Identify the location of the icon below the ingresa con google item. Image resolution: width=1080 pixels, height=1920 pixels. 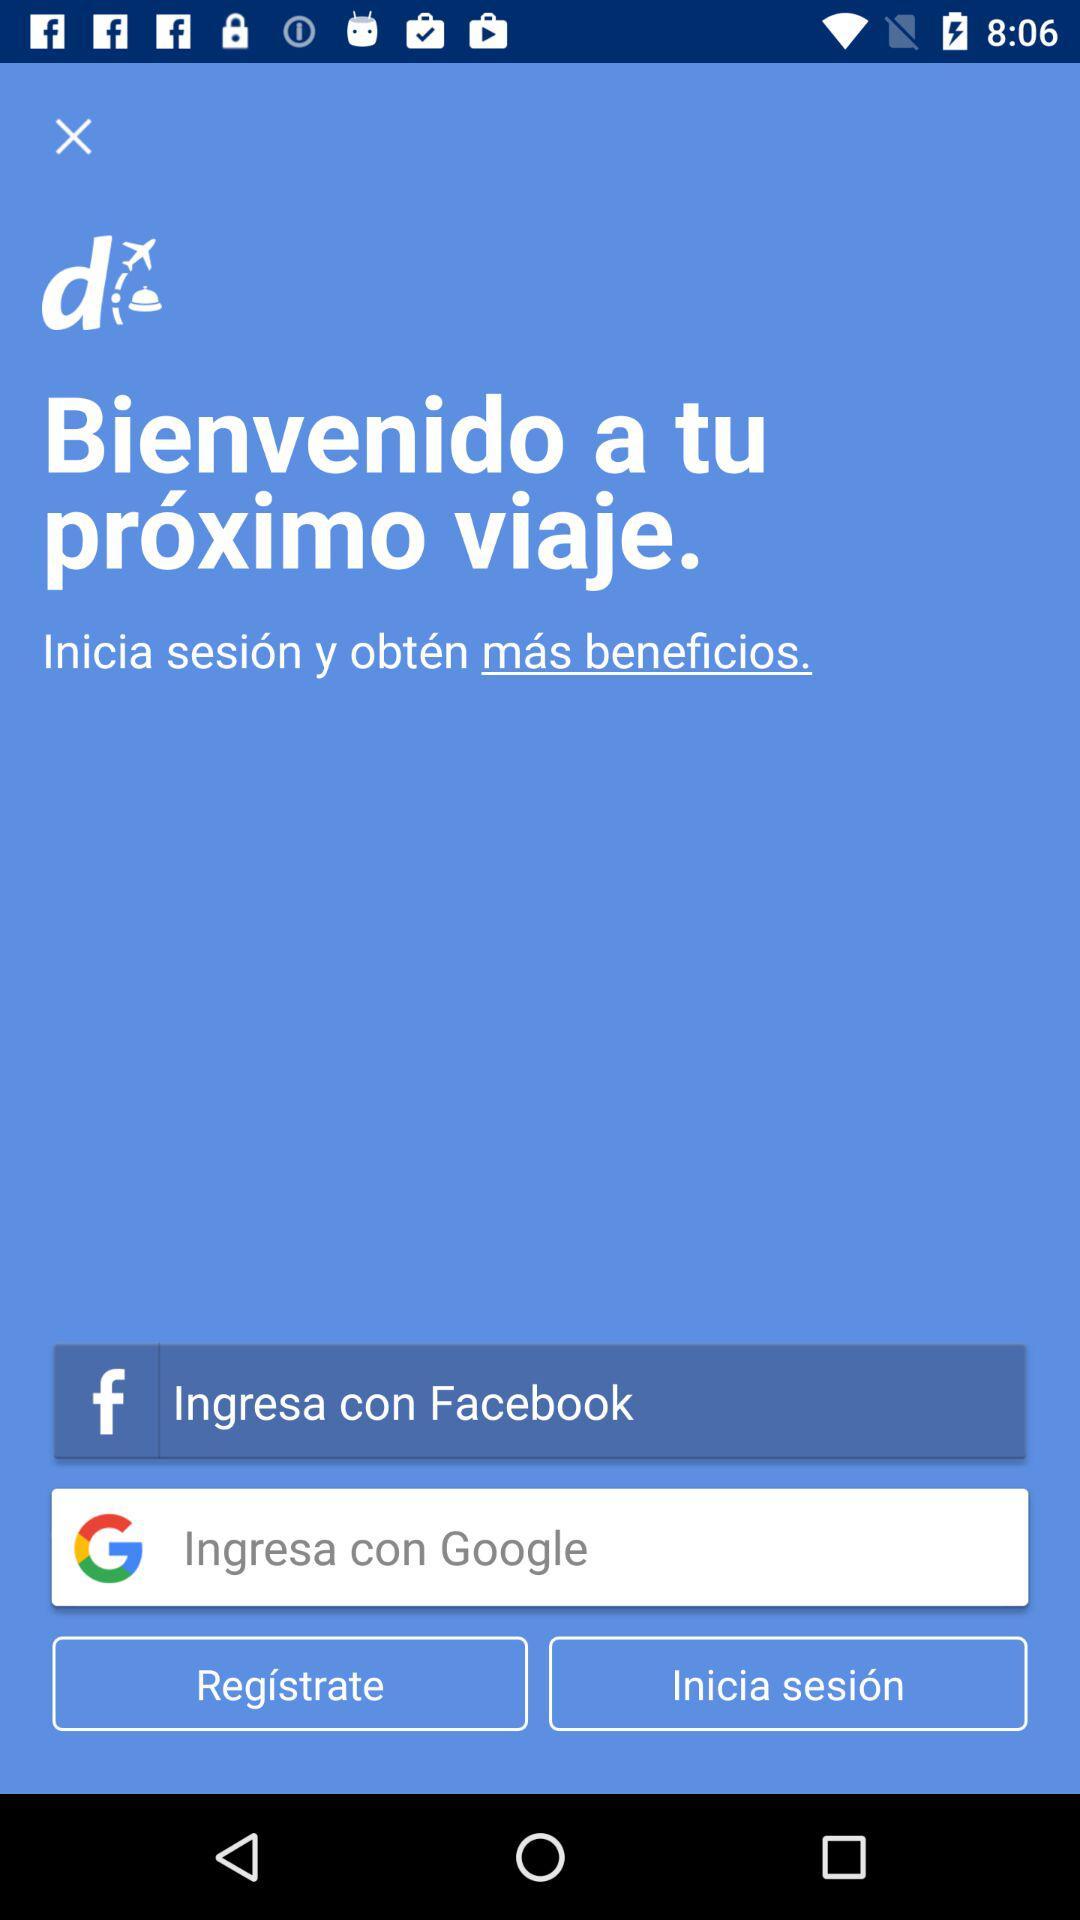
(290, 1682).